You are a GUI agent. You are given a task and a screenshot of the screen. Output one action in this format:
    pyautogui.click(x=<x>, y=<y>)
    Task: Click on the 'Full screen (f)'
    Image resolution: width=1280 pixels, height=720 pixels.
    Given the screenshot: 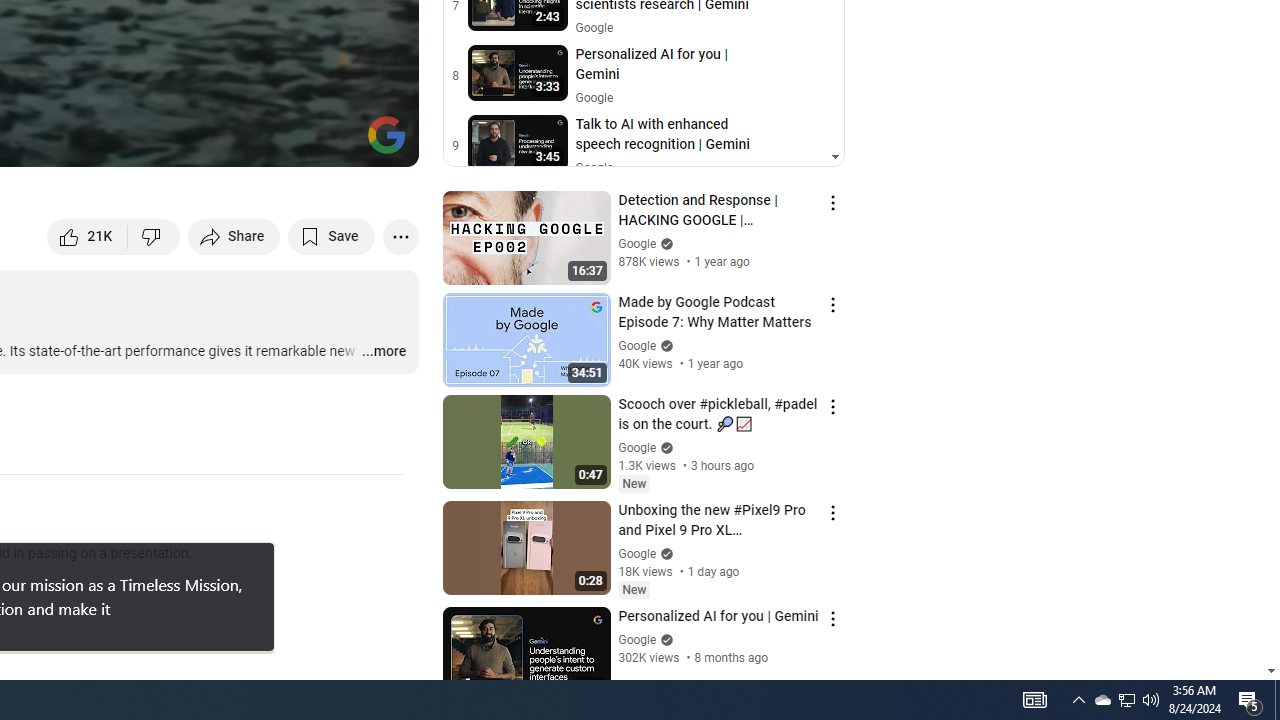 What is the action you would take?
    pyautogui.click(x=382, y=141)
    